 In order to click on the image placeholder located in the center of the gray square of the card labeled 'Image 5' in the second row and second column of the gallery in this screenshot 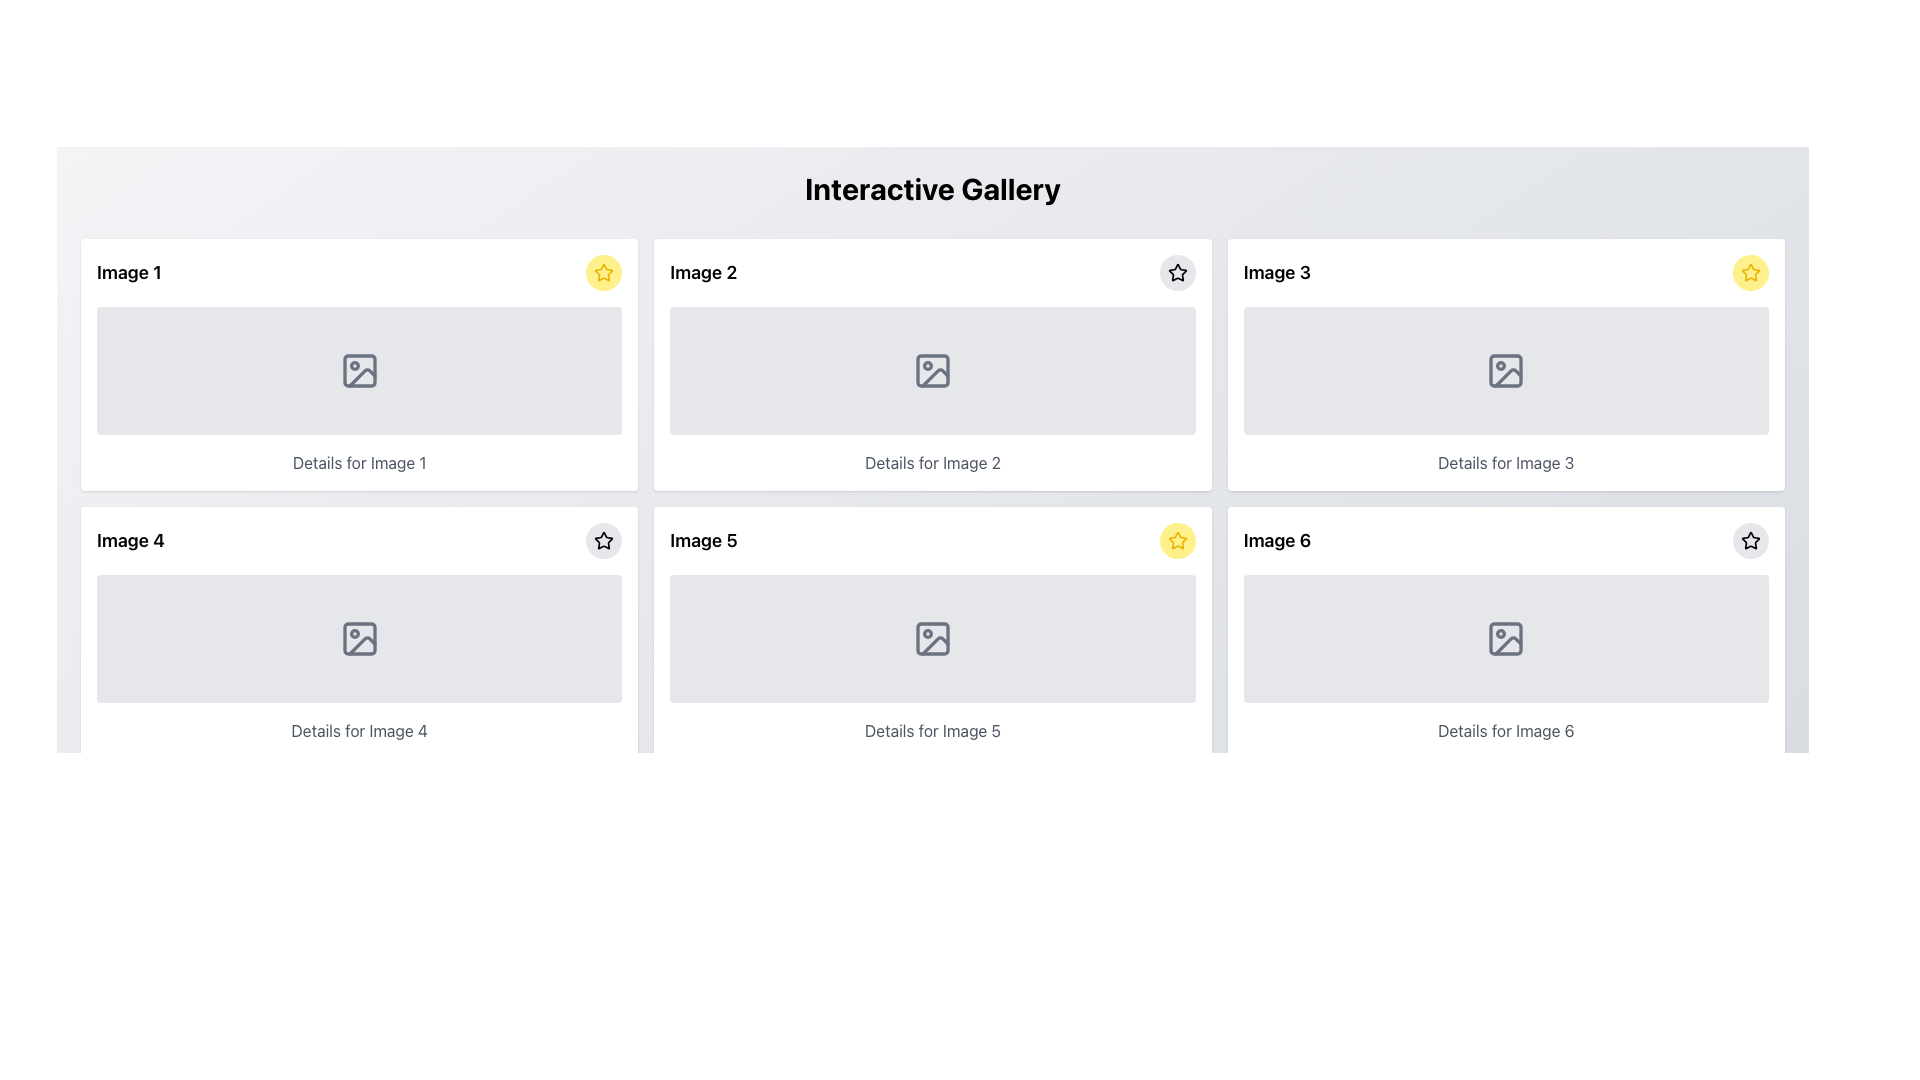, I will do `click(931, 906)`.